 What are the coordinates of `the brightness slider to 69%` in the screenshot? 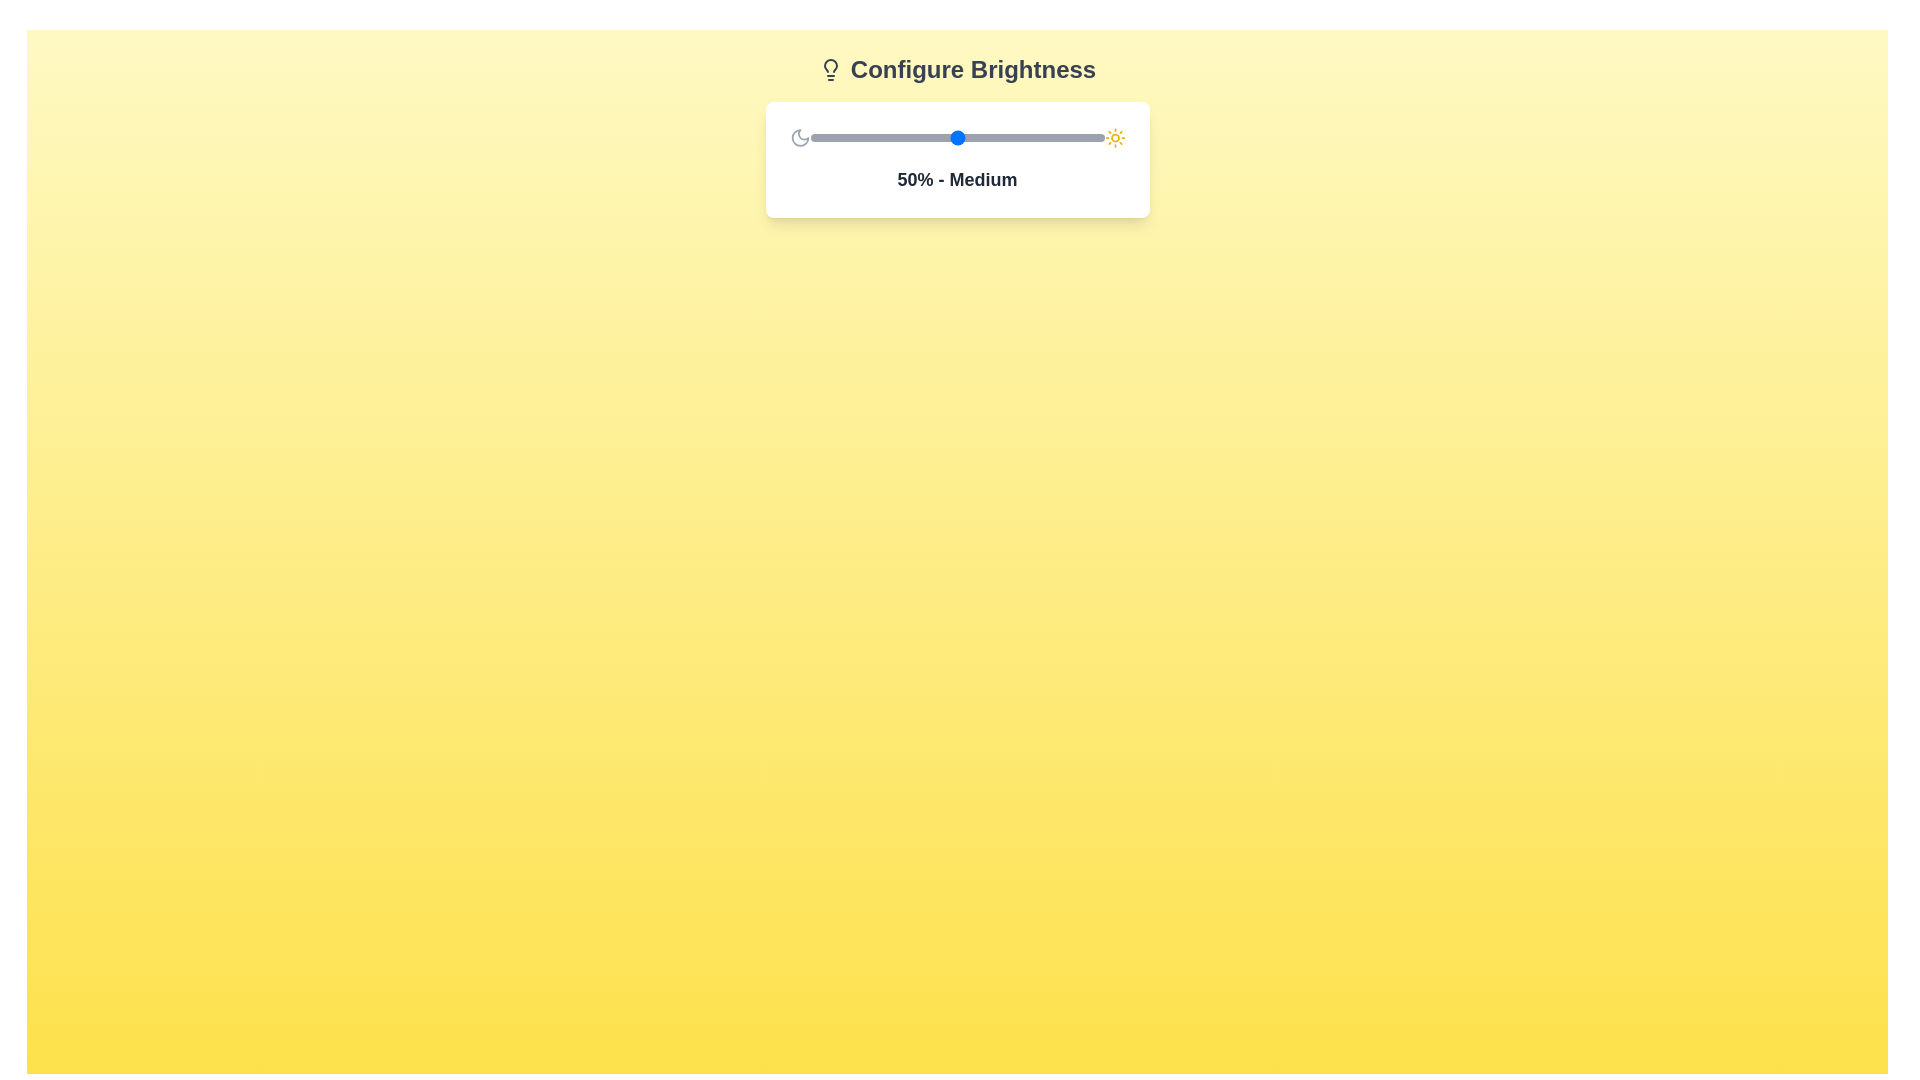 It's located at (1013, 137).